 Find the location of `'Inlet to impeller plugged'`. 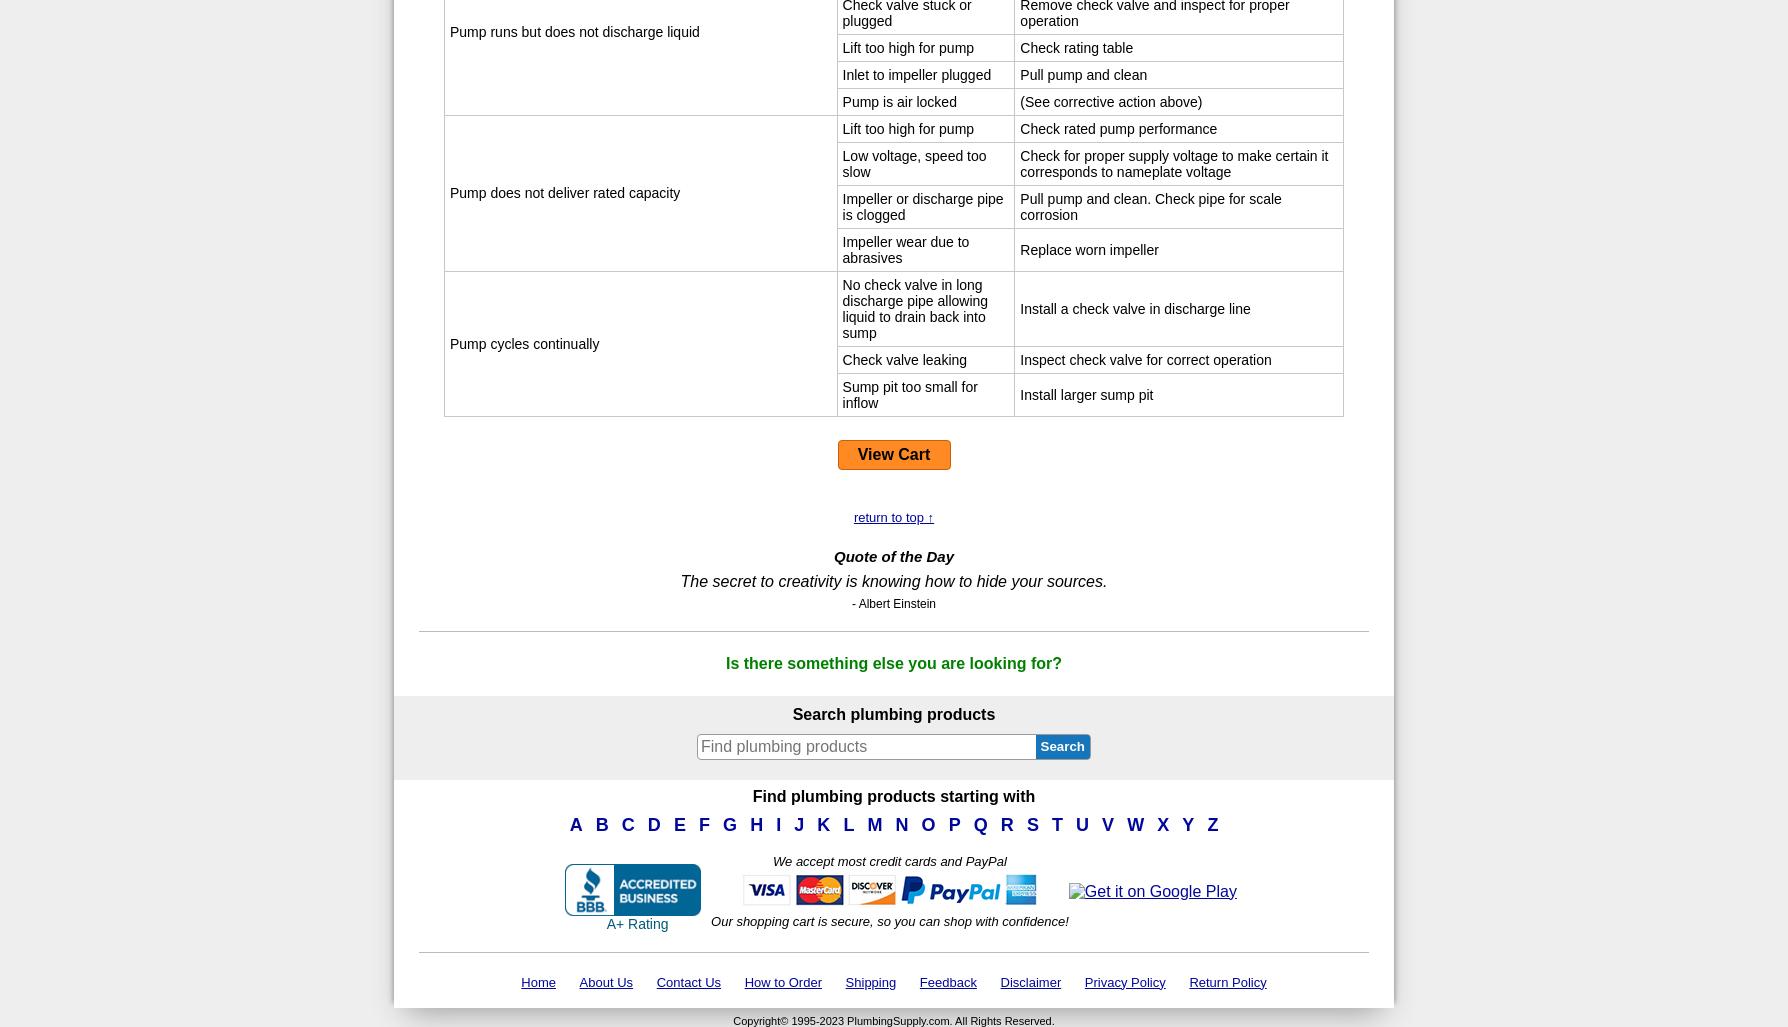

'Inlet to impeller plugged' is located at coordinates (916, 73).